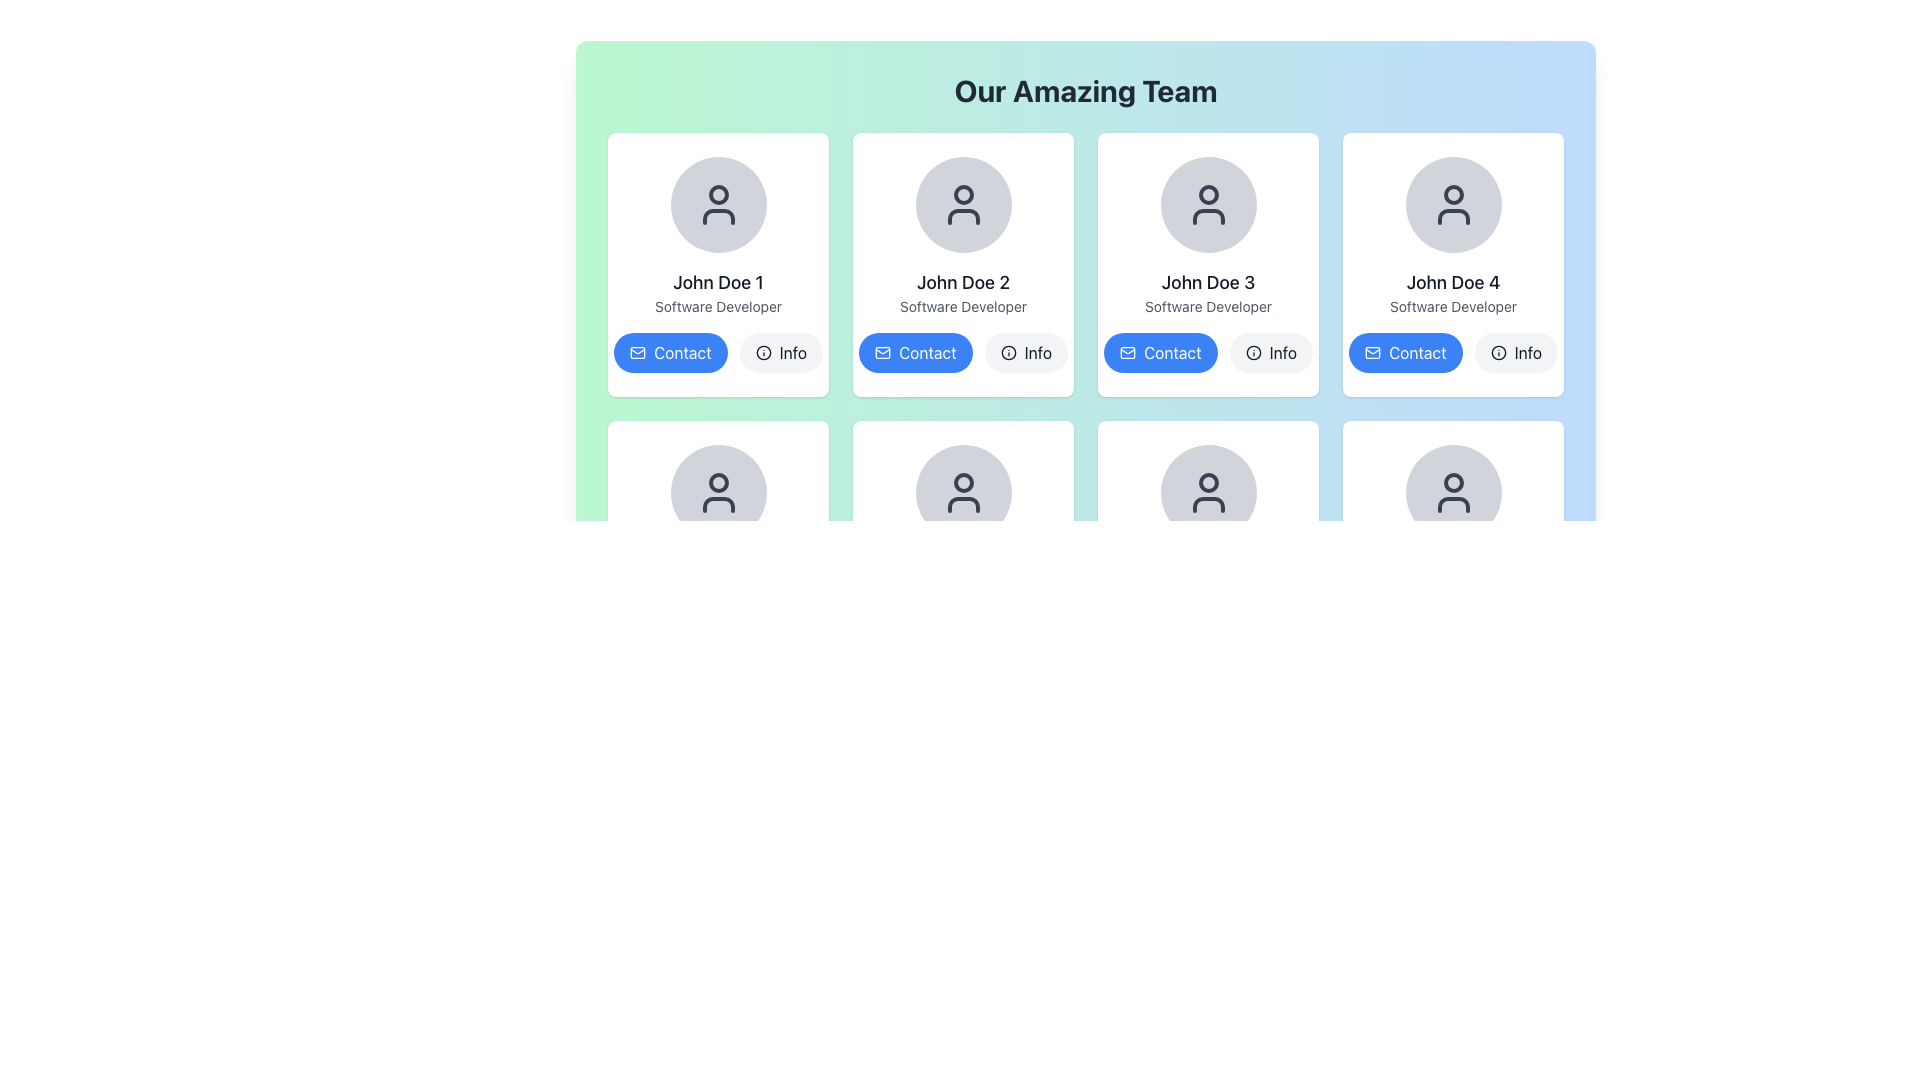 This screenshot has height=1080, width=1920. Describe the element at coordinates (1252, 352) in the screenshot. I see `the circular 'Info' icon located next to the blue 'Contact' button in the profile card of 'John Doe 3'` at that location.